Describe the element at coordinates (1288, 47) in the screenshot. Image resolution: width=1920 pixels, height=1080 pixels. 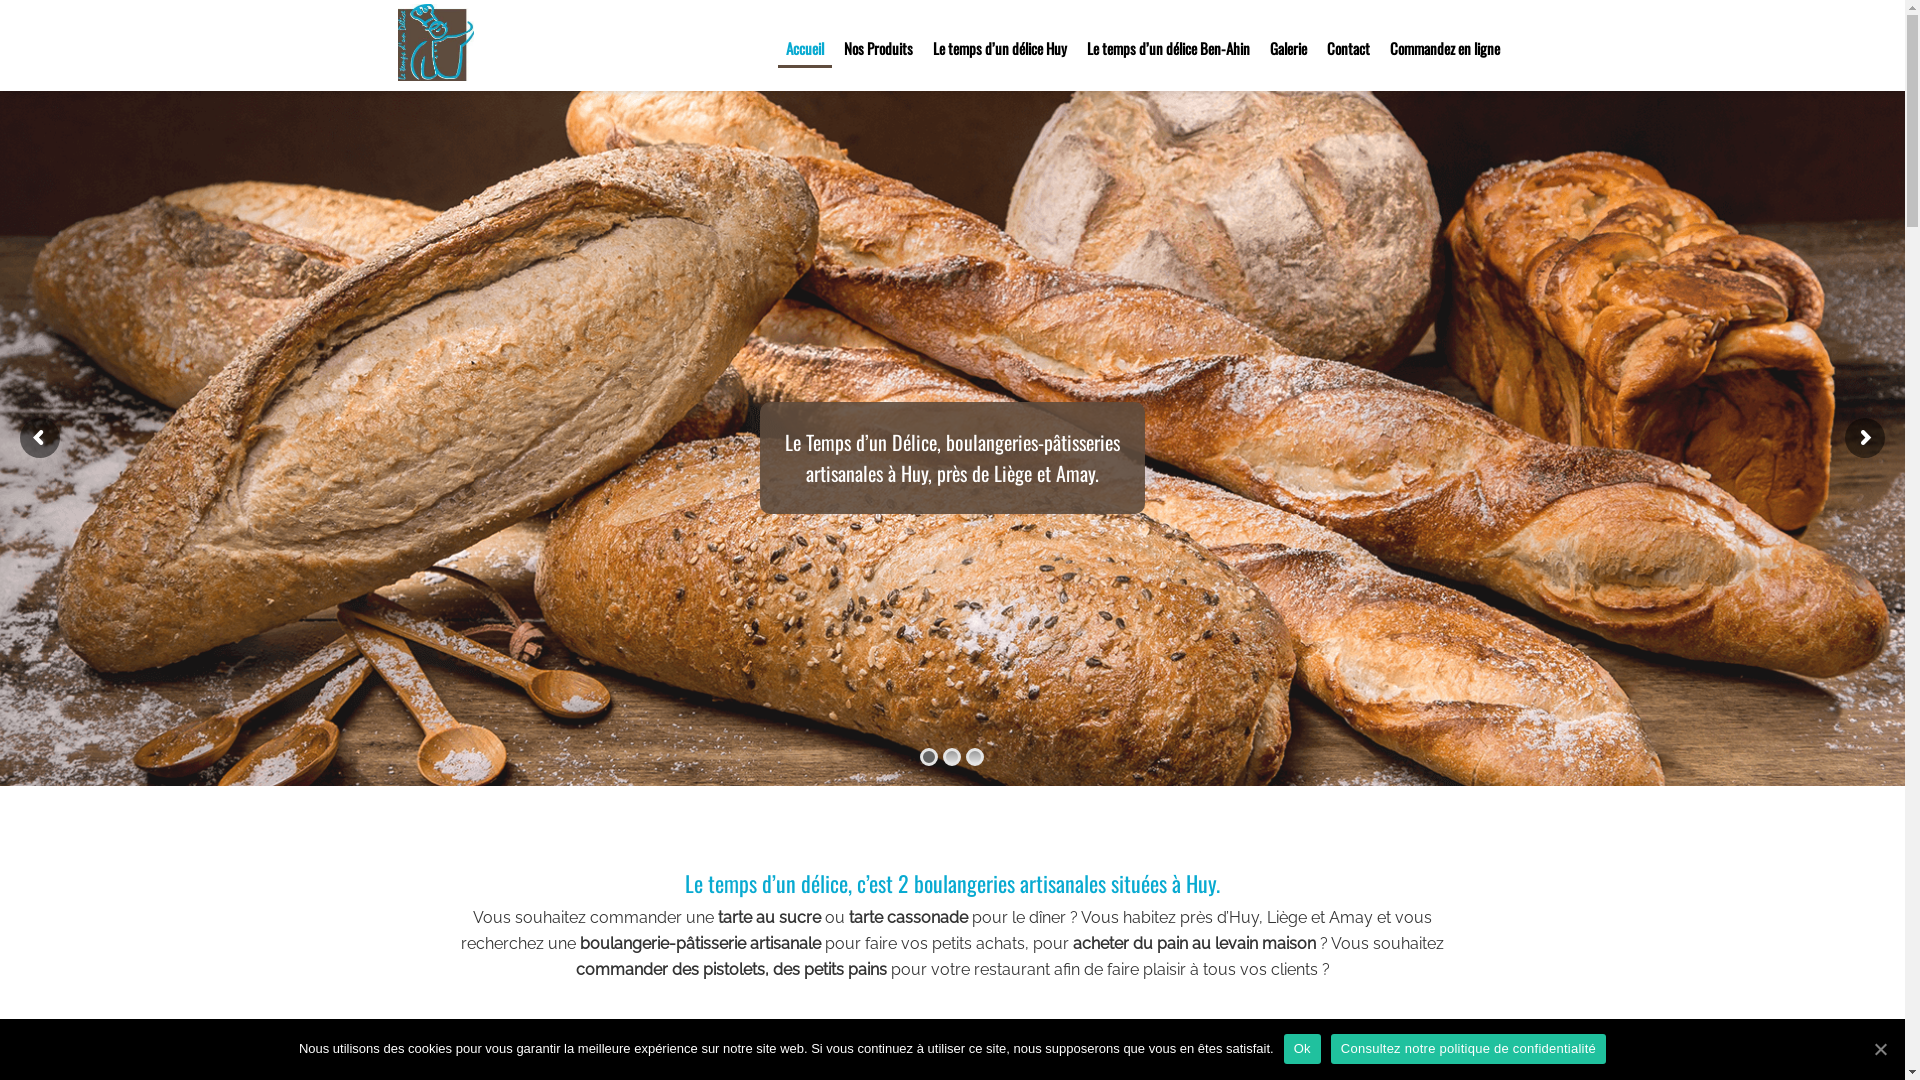
I see `'Galerie'` at that location.